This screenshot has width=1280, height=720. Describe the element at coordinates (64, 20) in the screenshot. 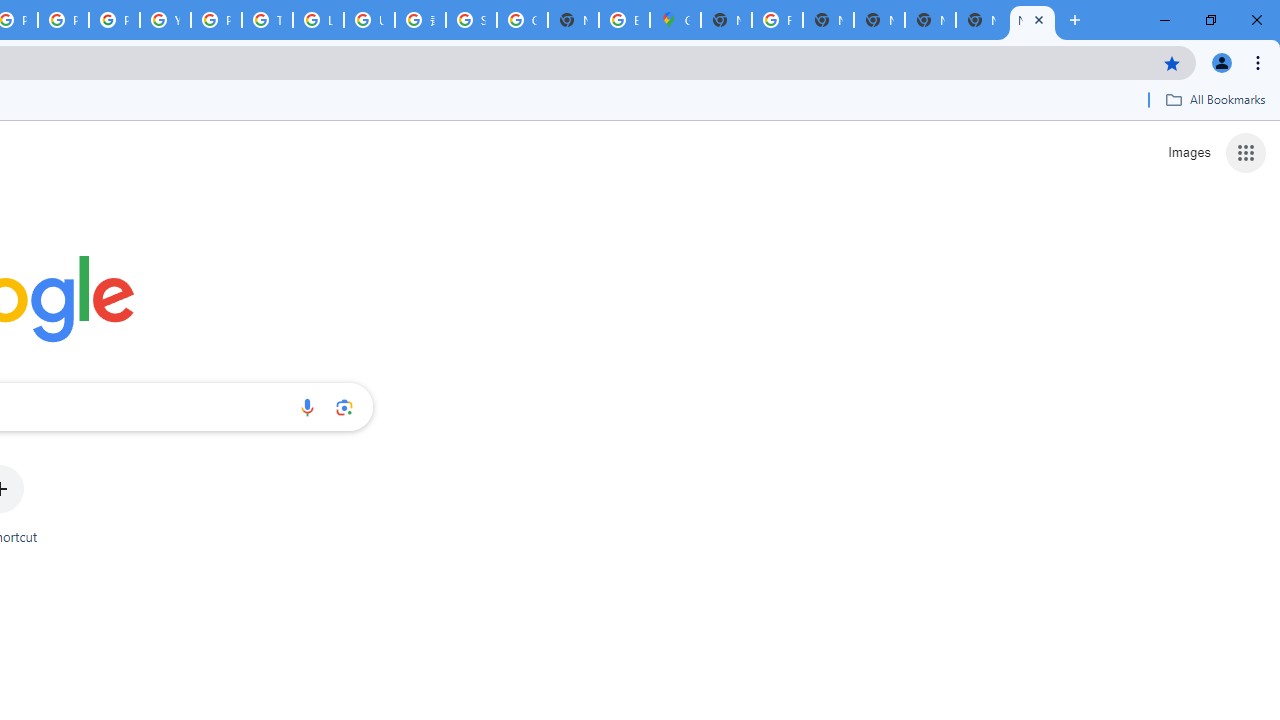

I see `'Privacy Help Center - Policies Help'` at that location.